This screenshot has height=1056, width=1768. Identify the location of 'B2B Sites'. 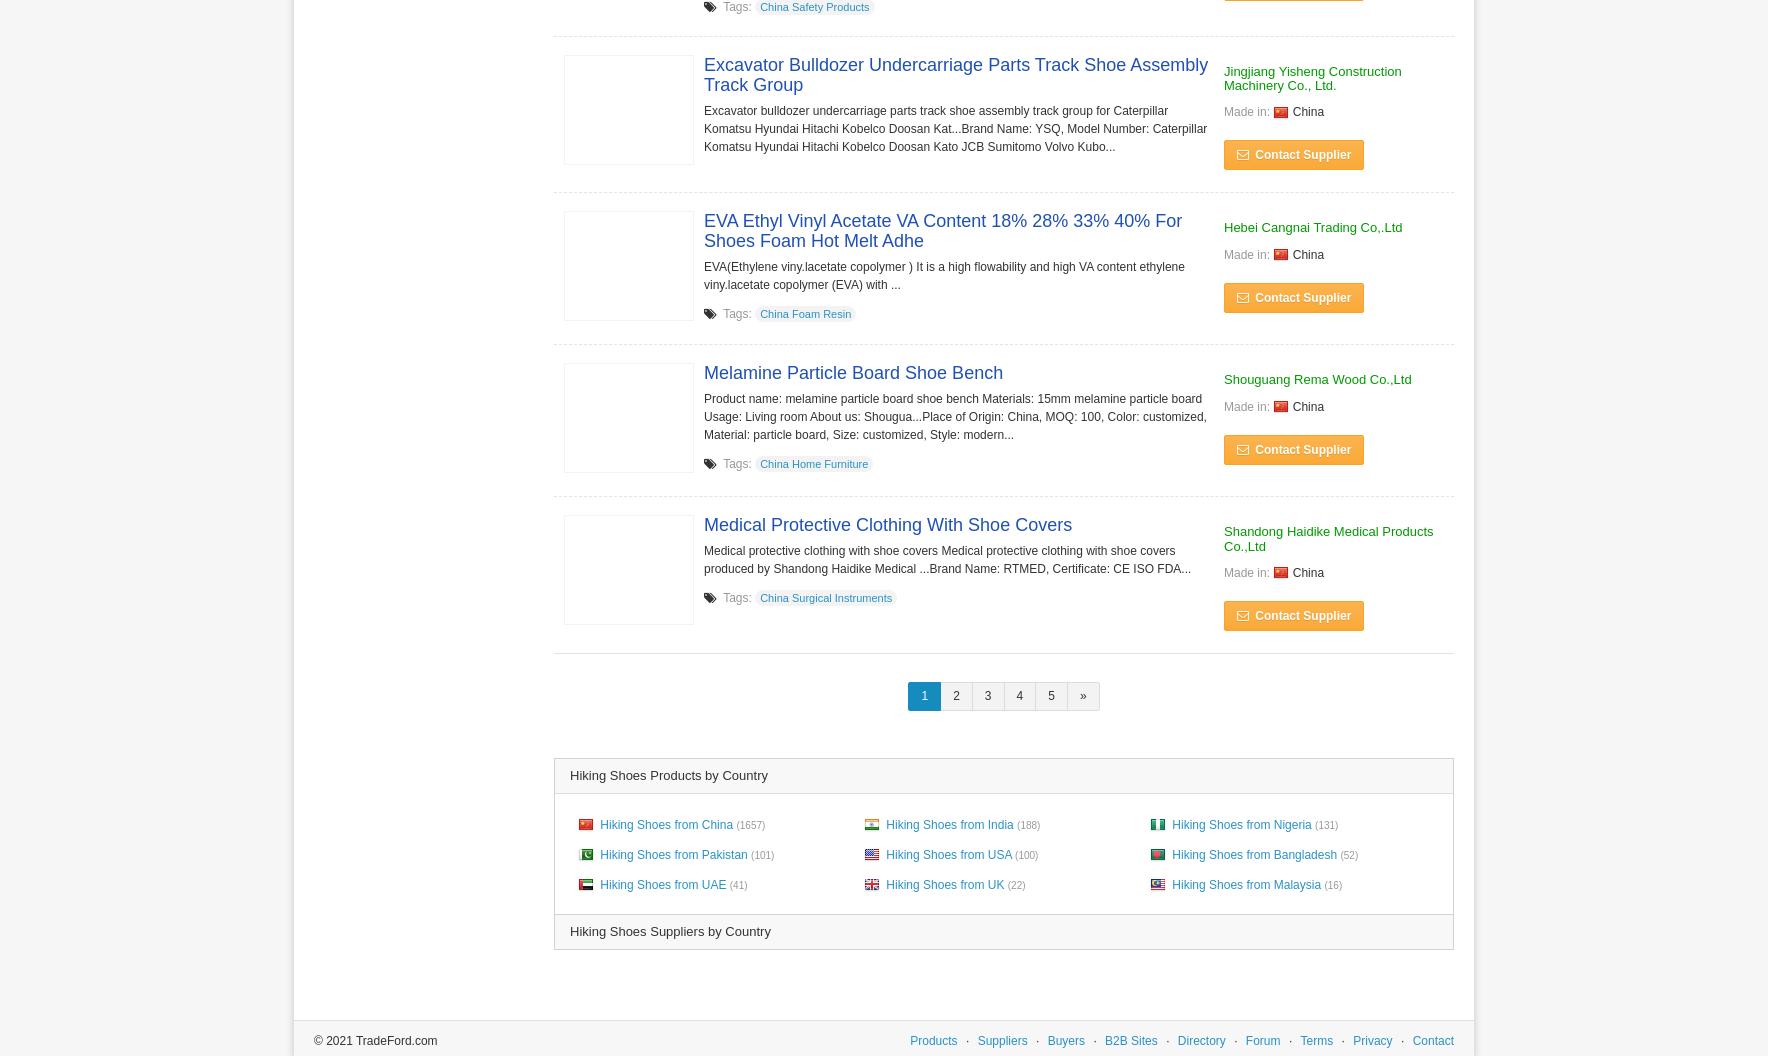
(1130, 1038).